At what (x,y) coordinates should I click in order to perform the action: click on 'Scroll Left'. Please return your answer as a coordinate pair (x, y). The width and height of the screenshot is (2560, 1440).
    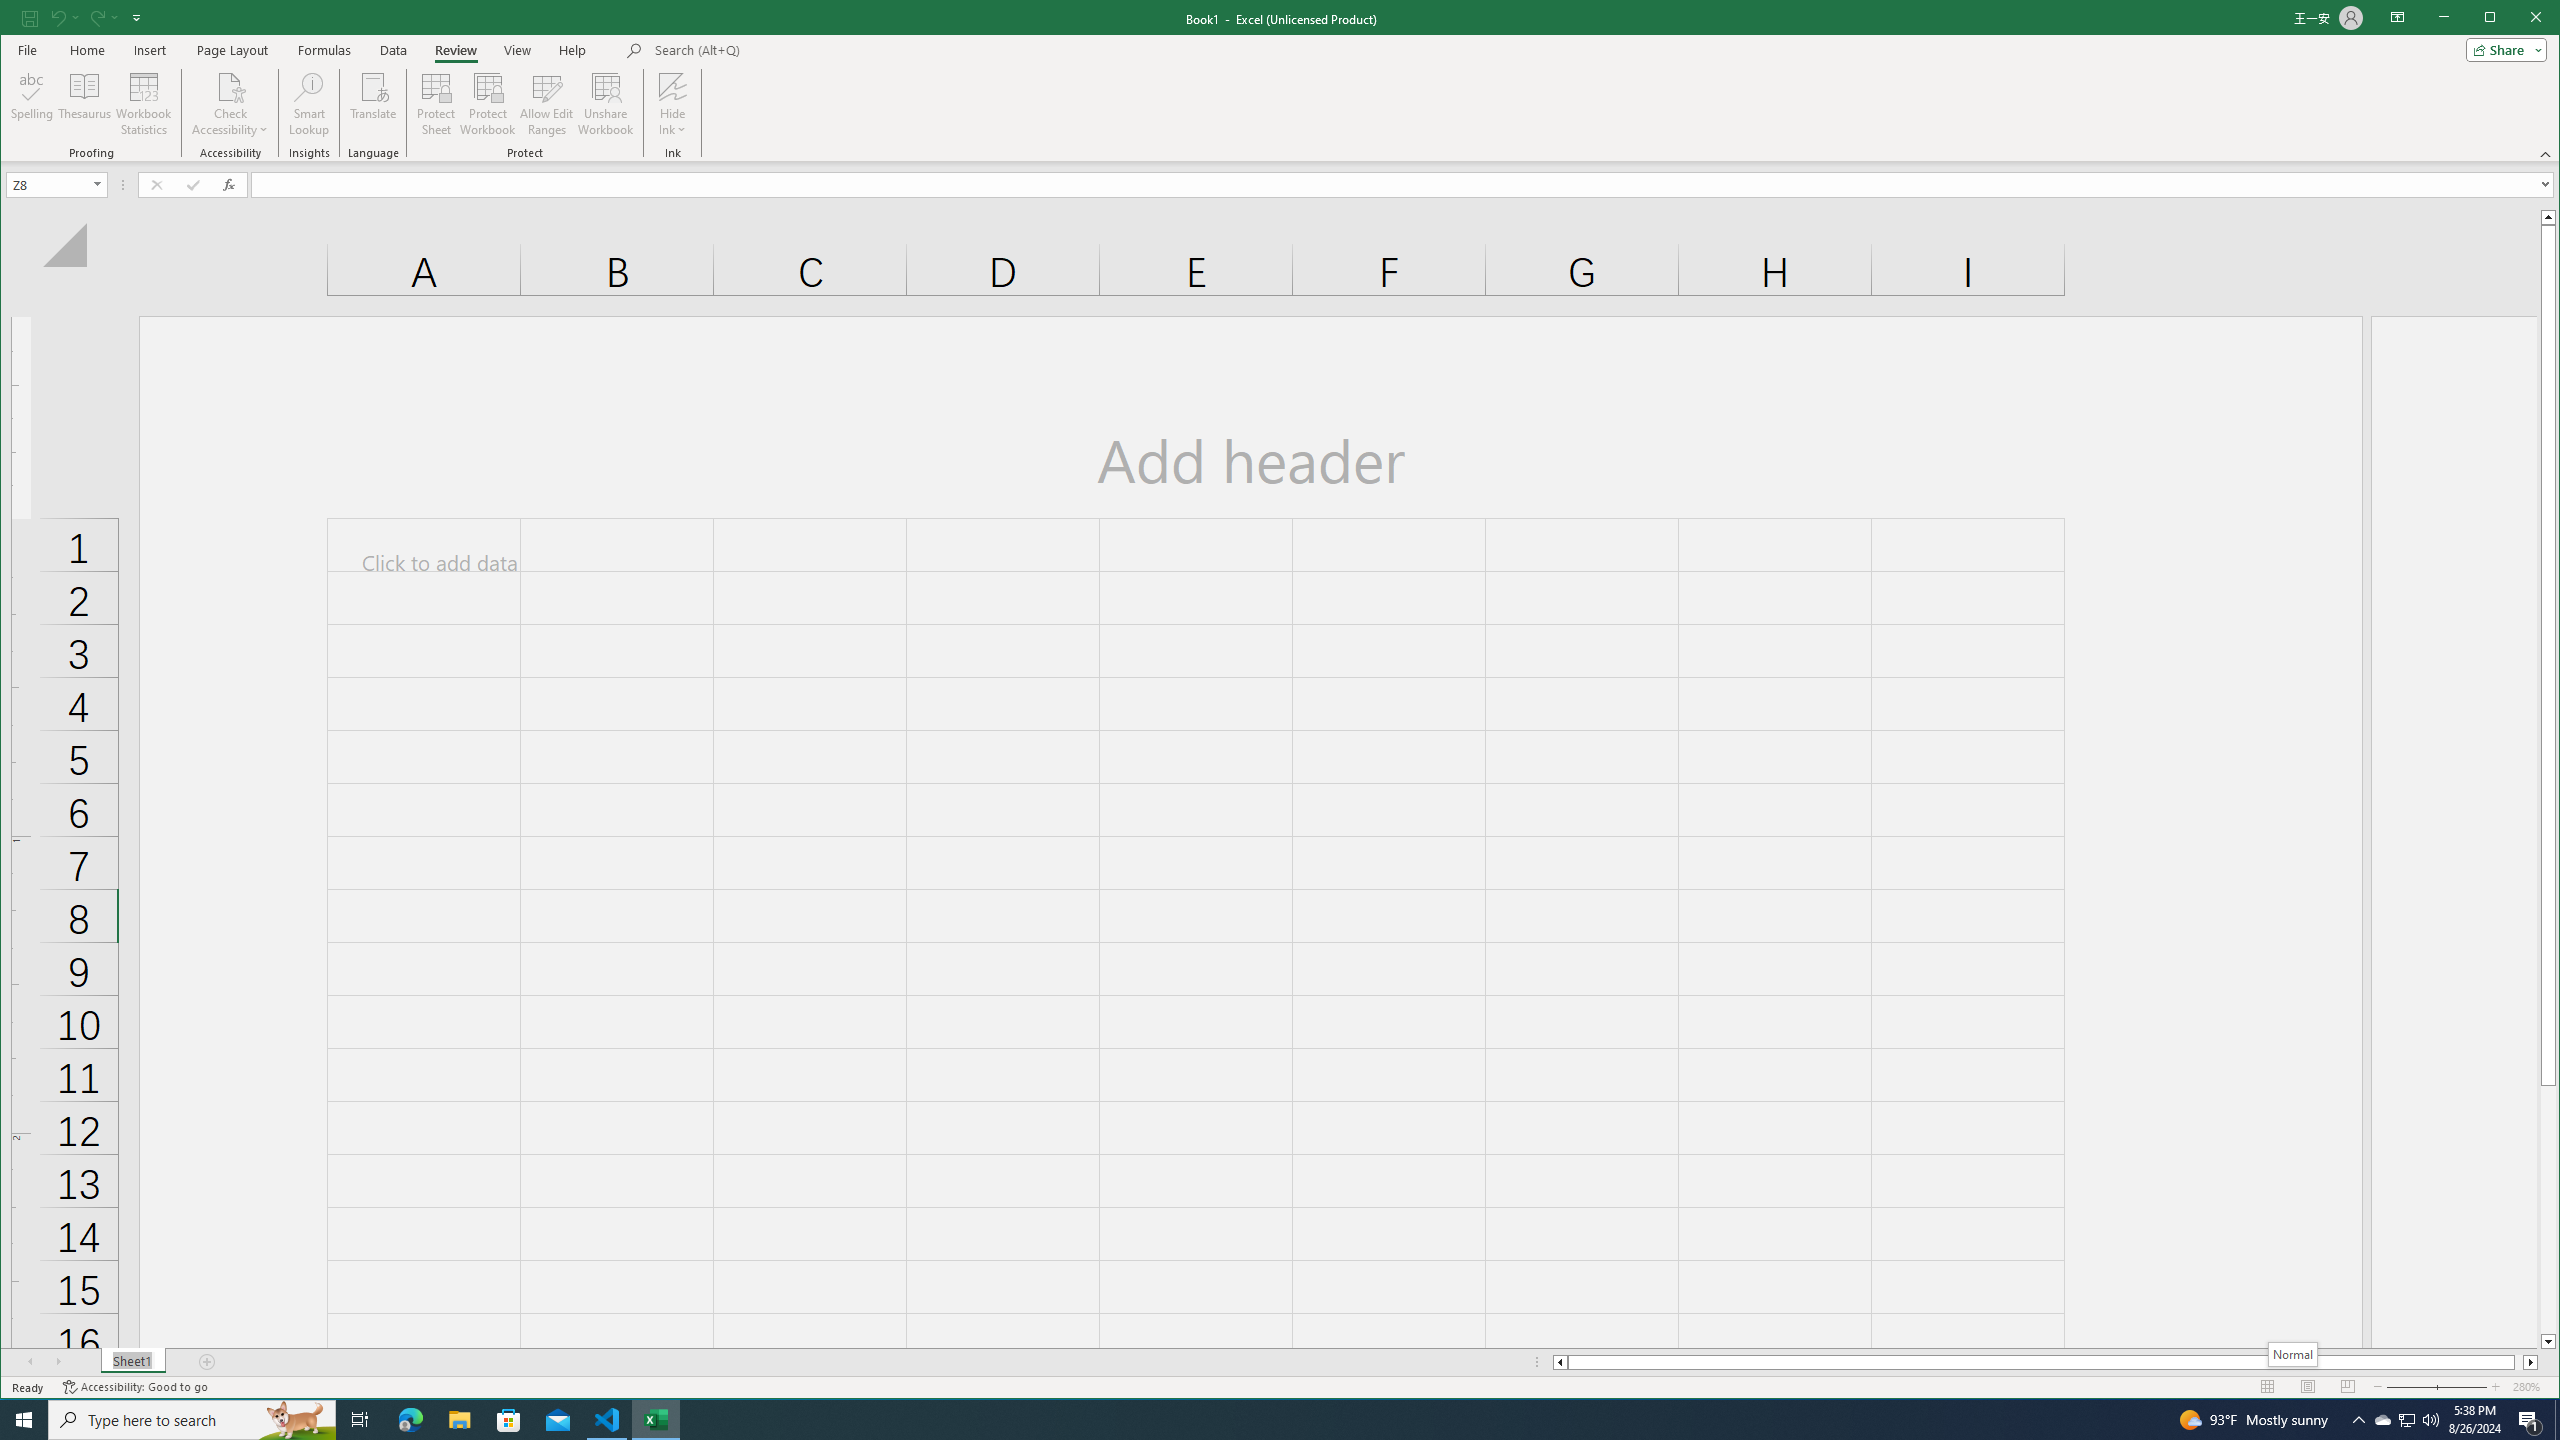
    Looking at the image, I should click on (32, 1362).